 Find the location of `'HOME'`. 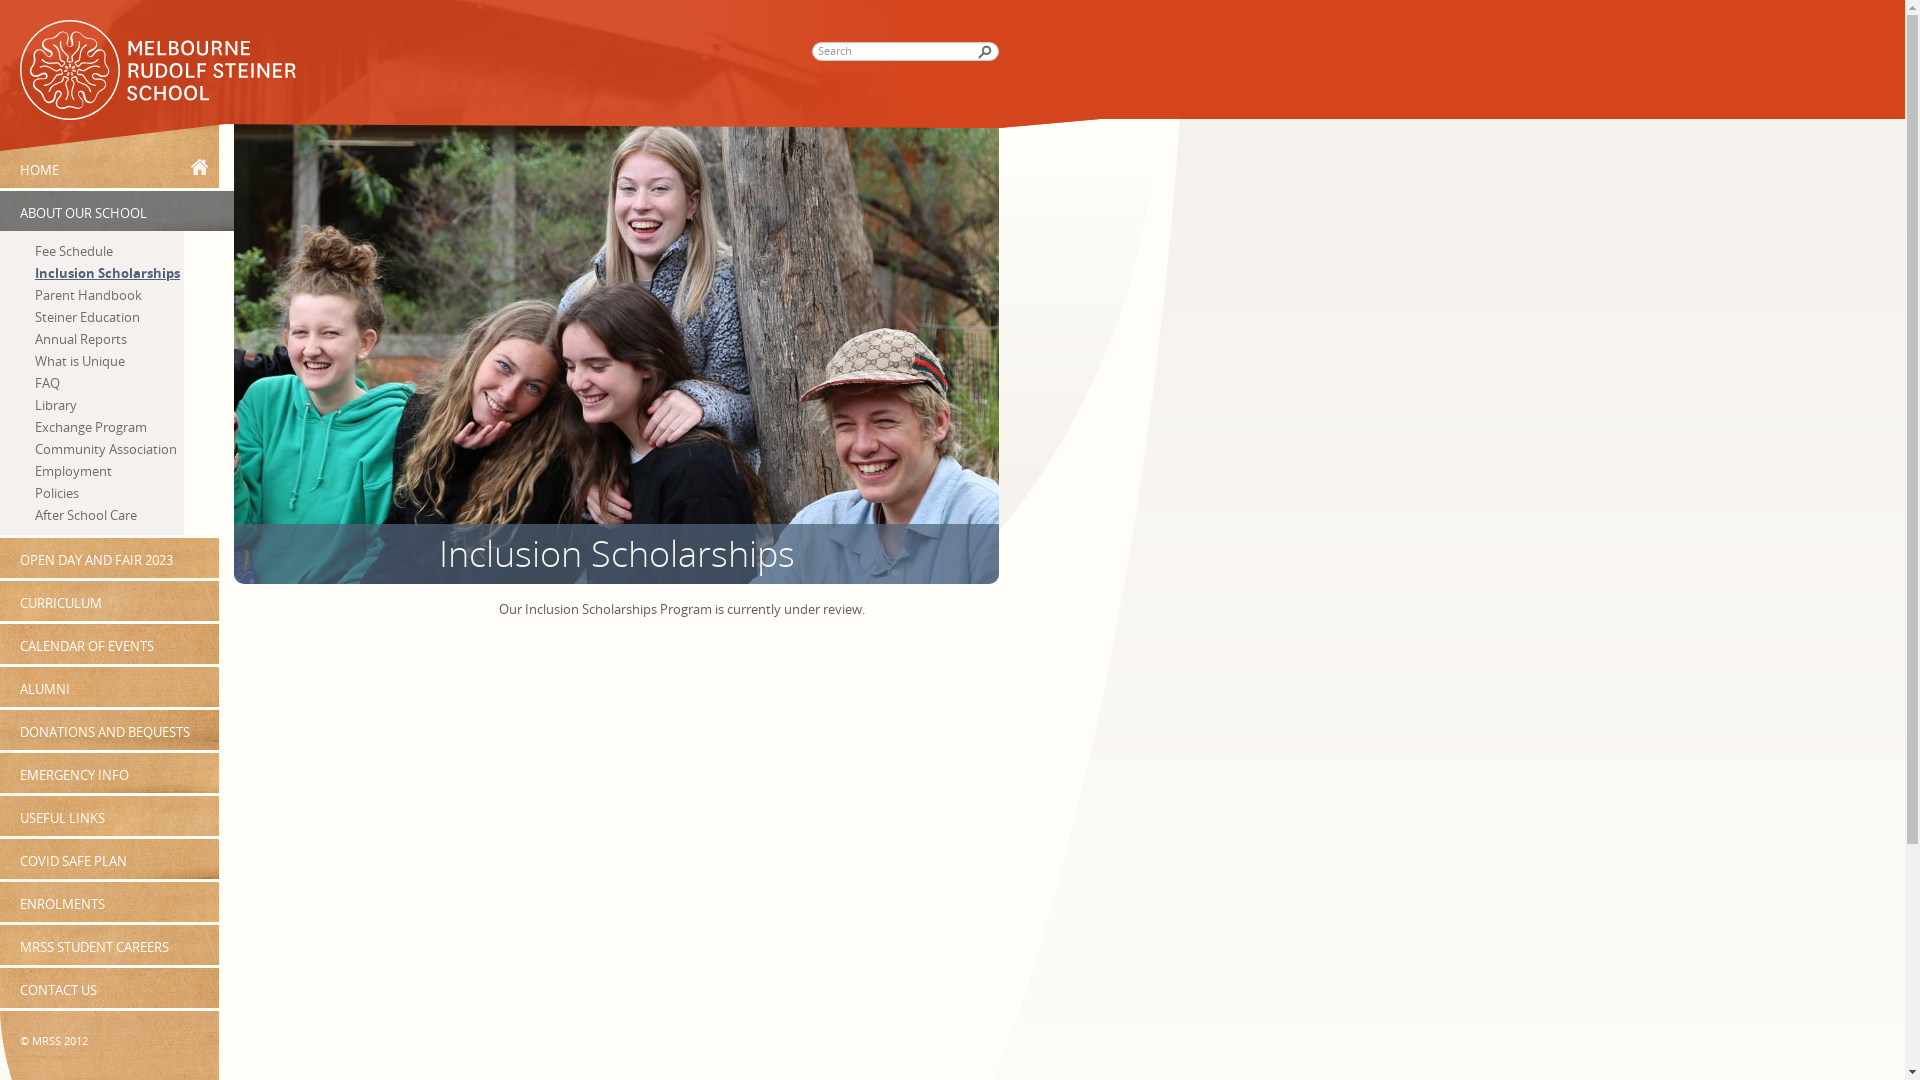

'HOME' is located at coordinates (108, 153).